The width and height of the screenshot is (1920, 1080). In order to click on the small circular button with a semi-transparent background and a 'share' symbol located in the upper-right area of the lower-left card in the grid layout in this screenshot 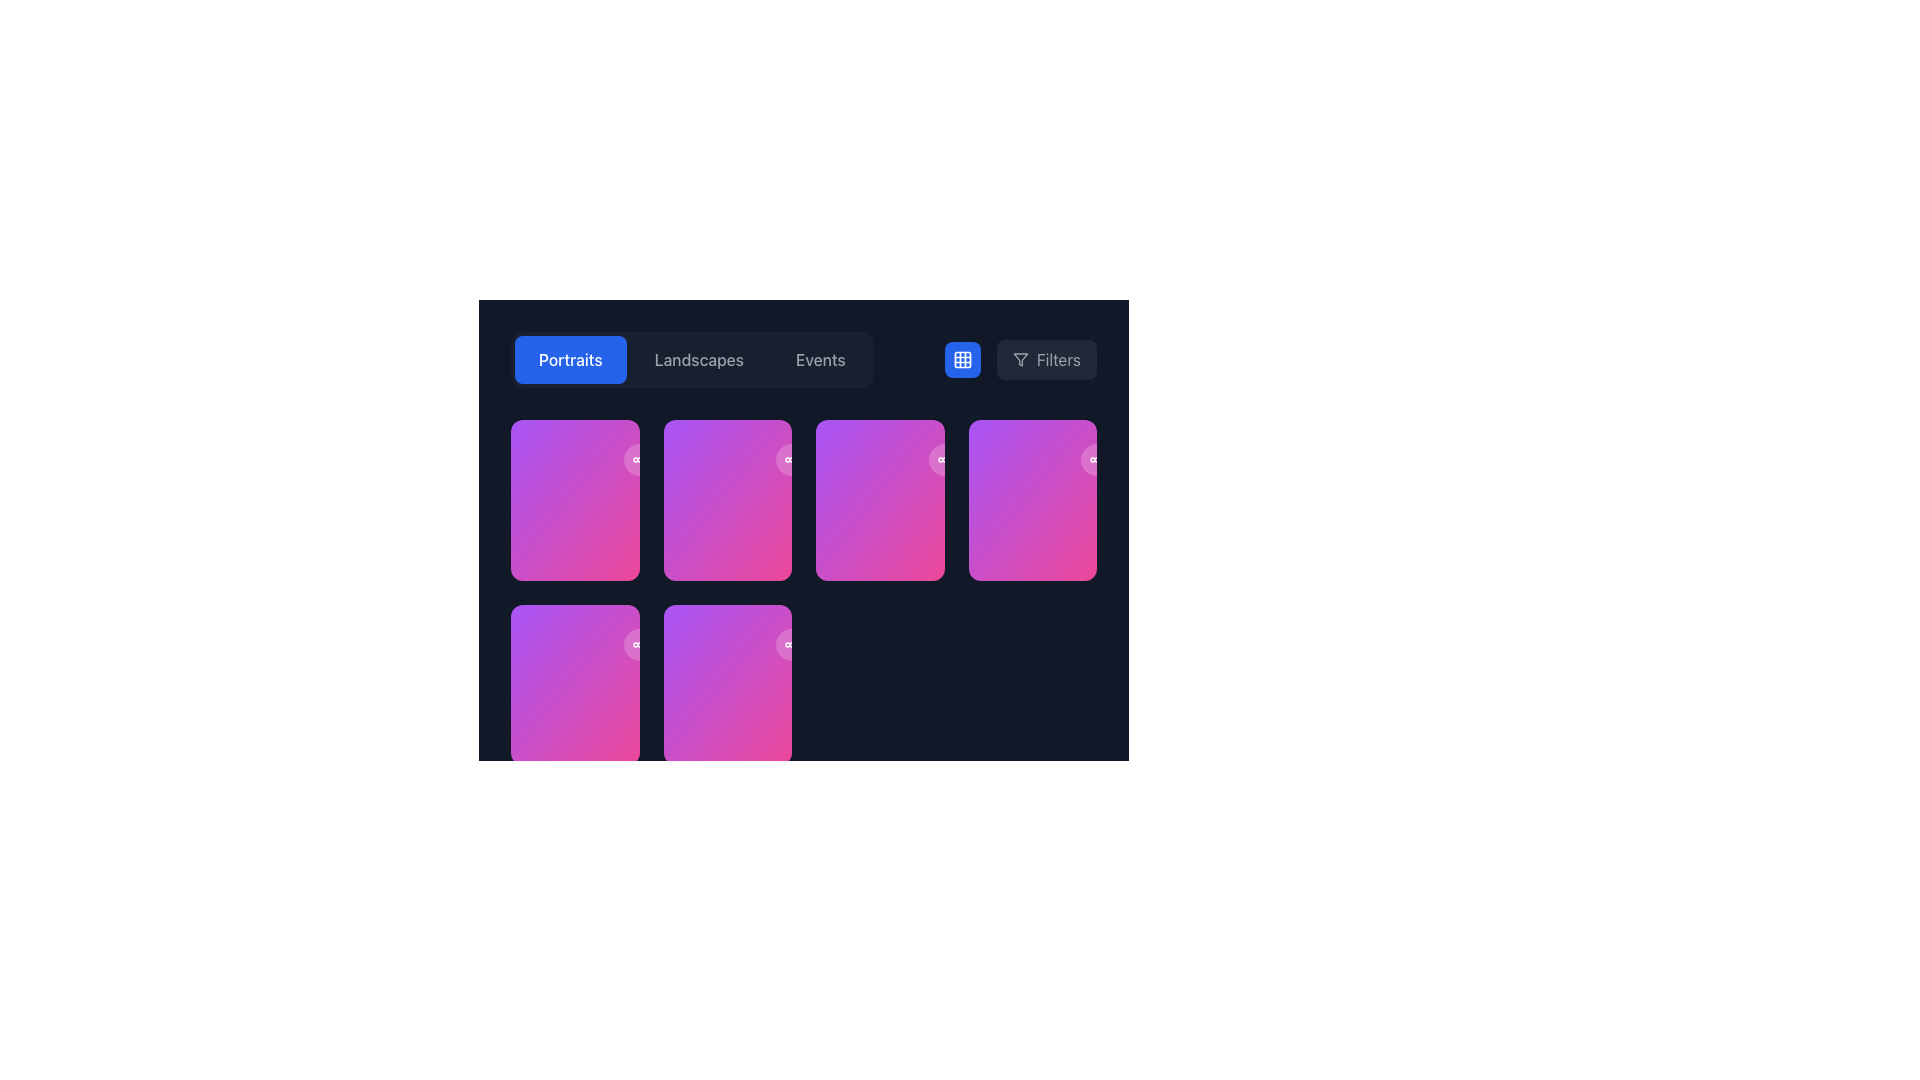, I will do `click(807, 640)`.